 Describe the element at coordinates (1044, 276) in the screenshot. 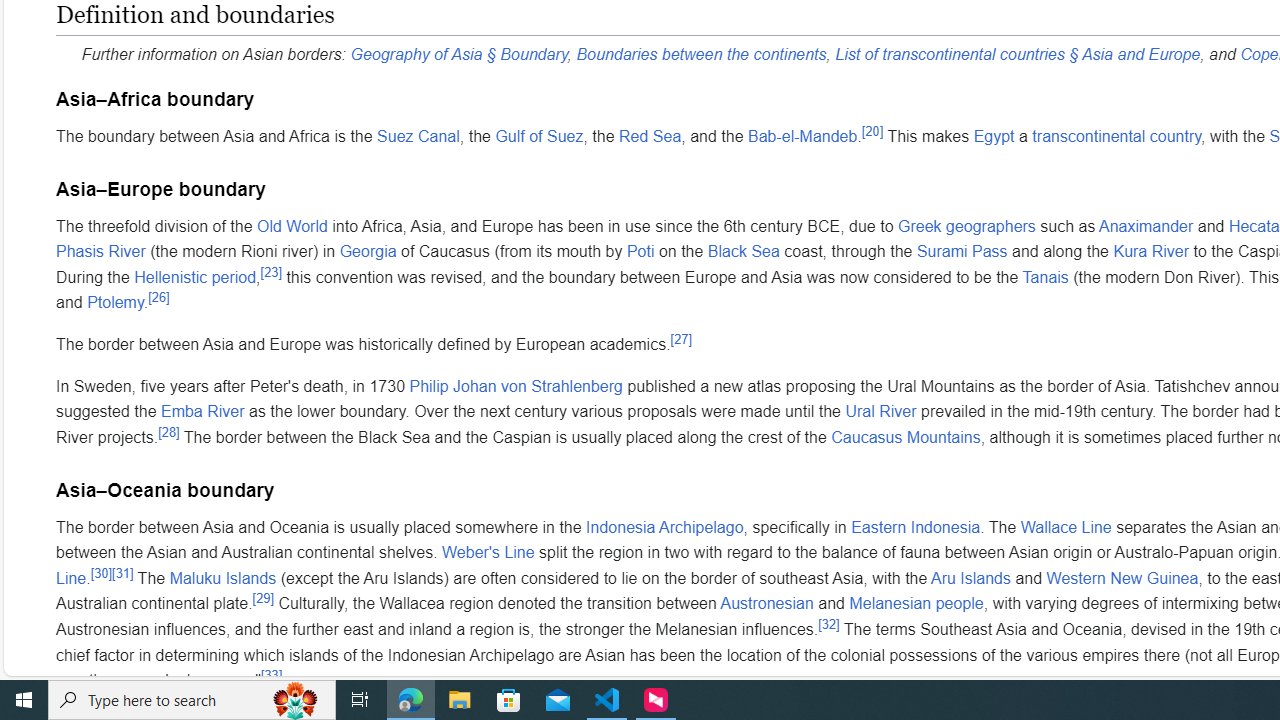

I see `'Tanais'` at that location.